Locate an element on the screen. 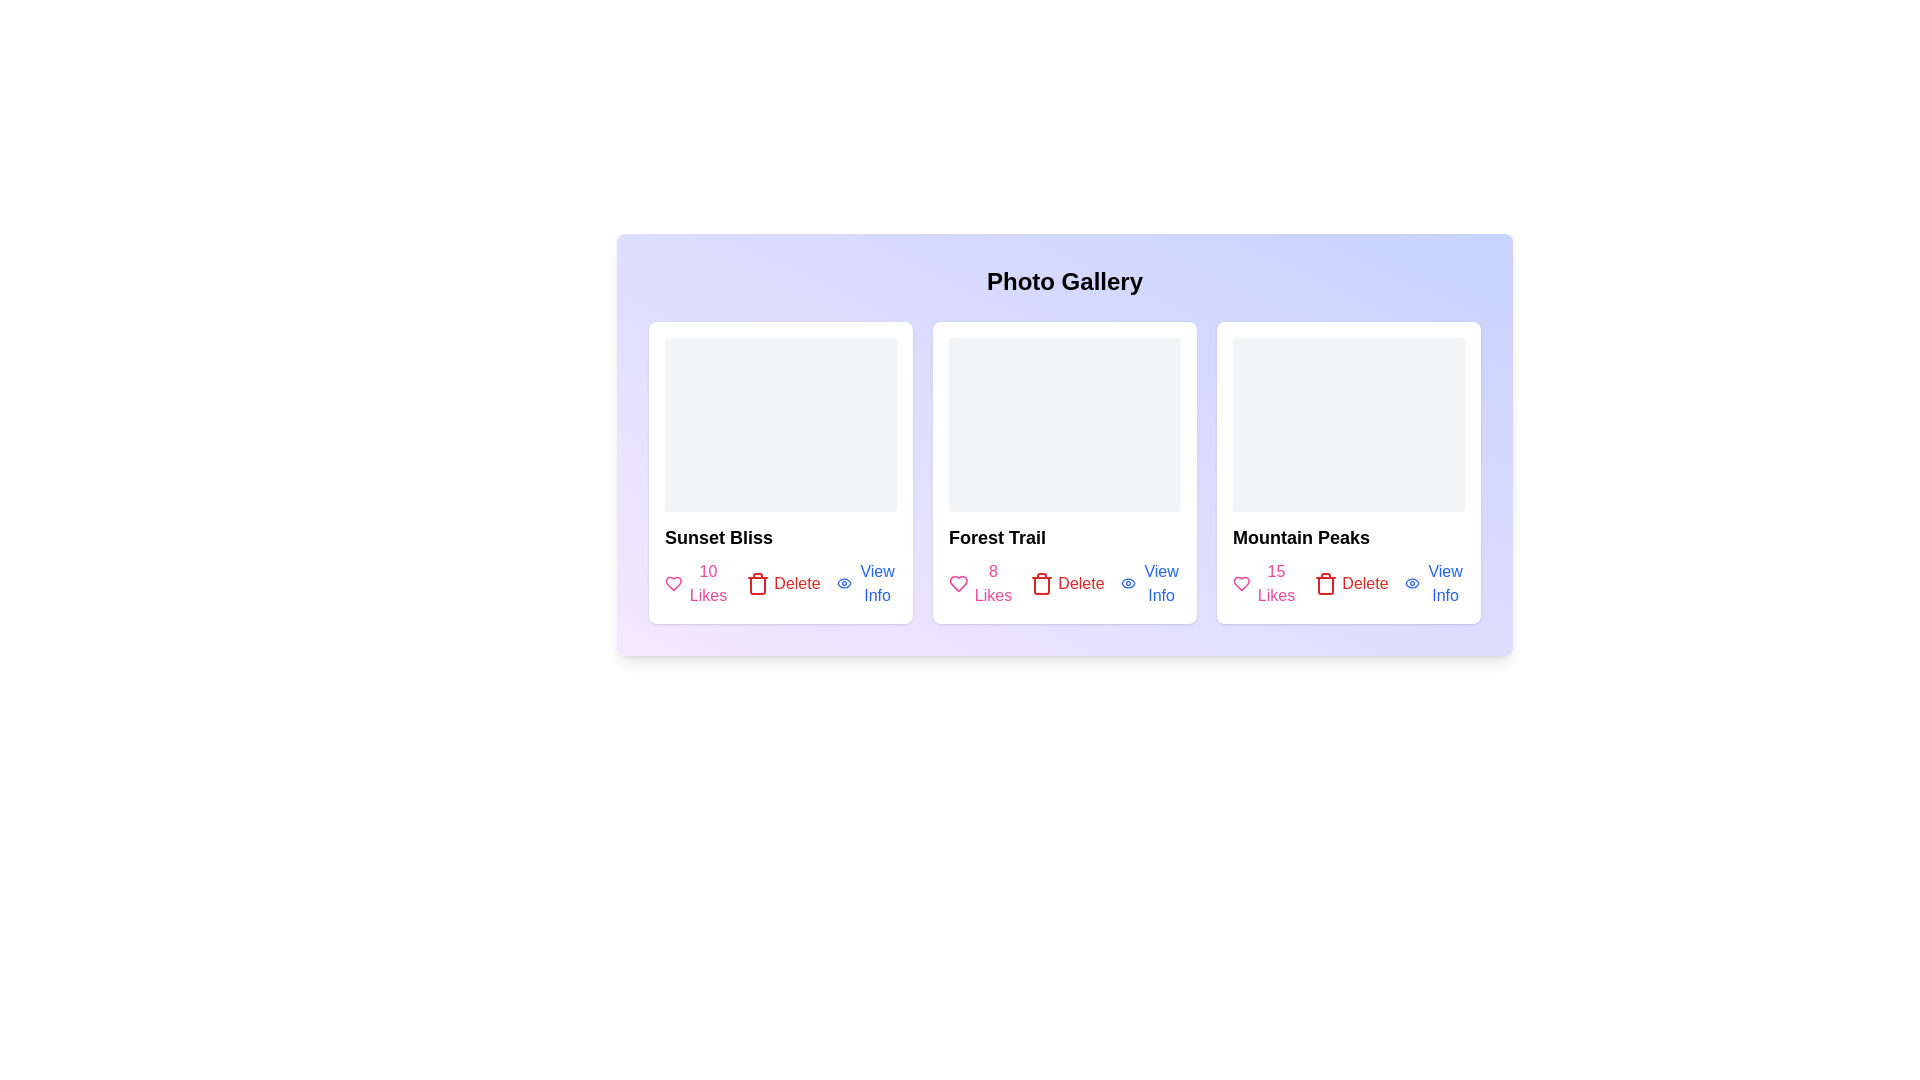 The width and height of the screenshot is (1920, 1080). the title of the photo Mountain Peaks is located at coordinates (1300, 536).